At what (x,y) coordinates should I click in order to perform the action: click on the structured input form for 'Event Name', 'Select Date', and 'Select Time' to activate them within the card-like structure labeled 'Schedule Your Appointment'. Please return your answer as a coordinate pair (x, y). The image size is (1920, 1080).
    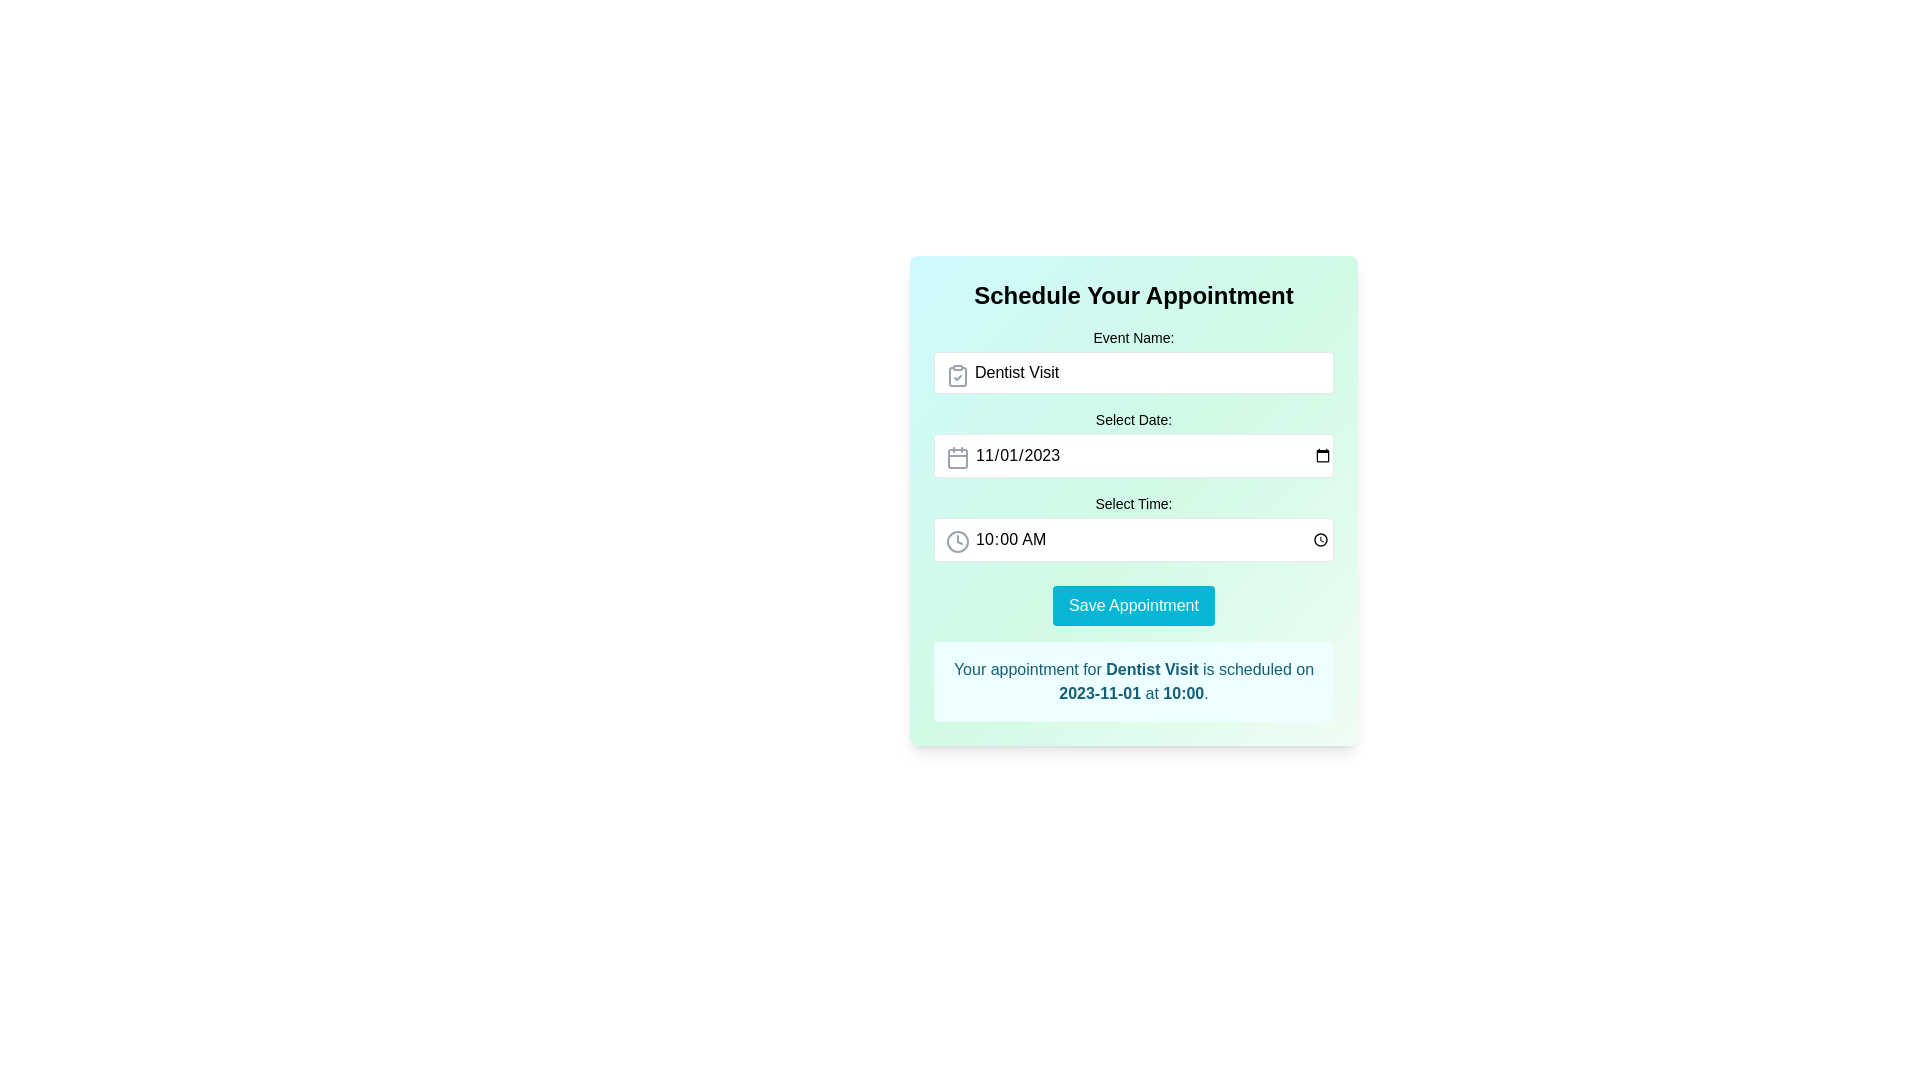
    Looking at the image, I should click on (1133, 500).